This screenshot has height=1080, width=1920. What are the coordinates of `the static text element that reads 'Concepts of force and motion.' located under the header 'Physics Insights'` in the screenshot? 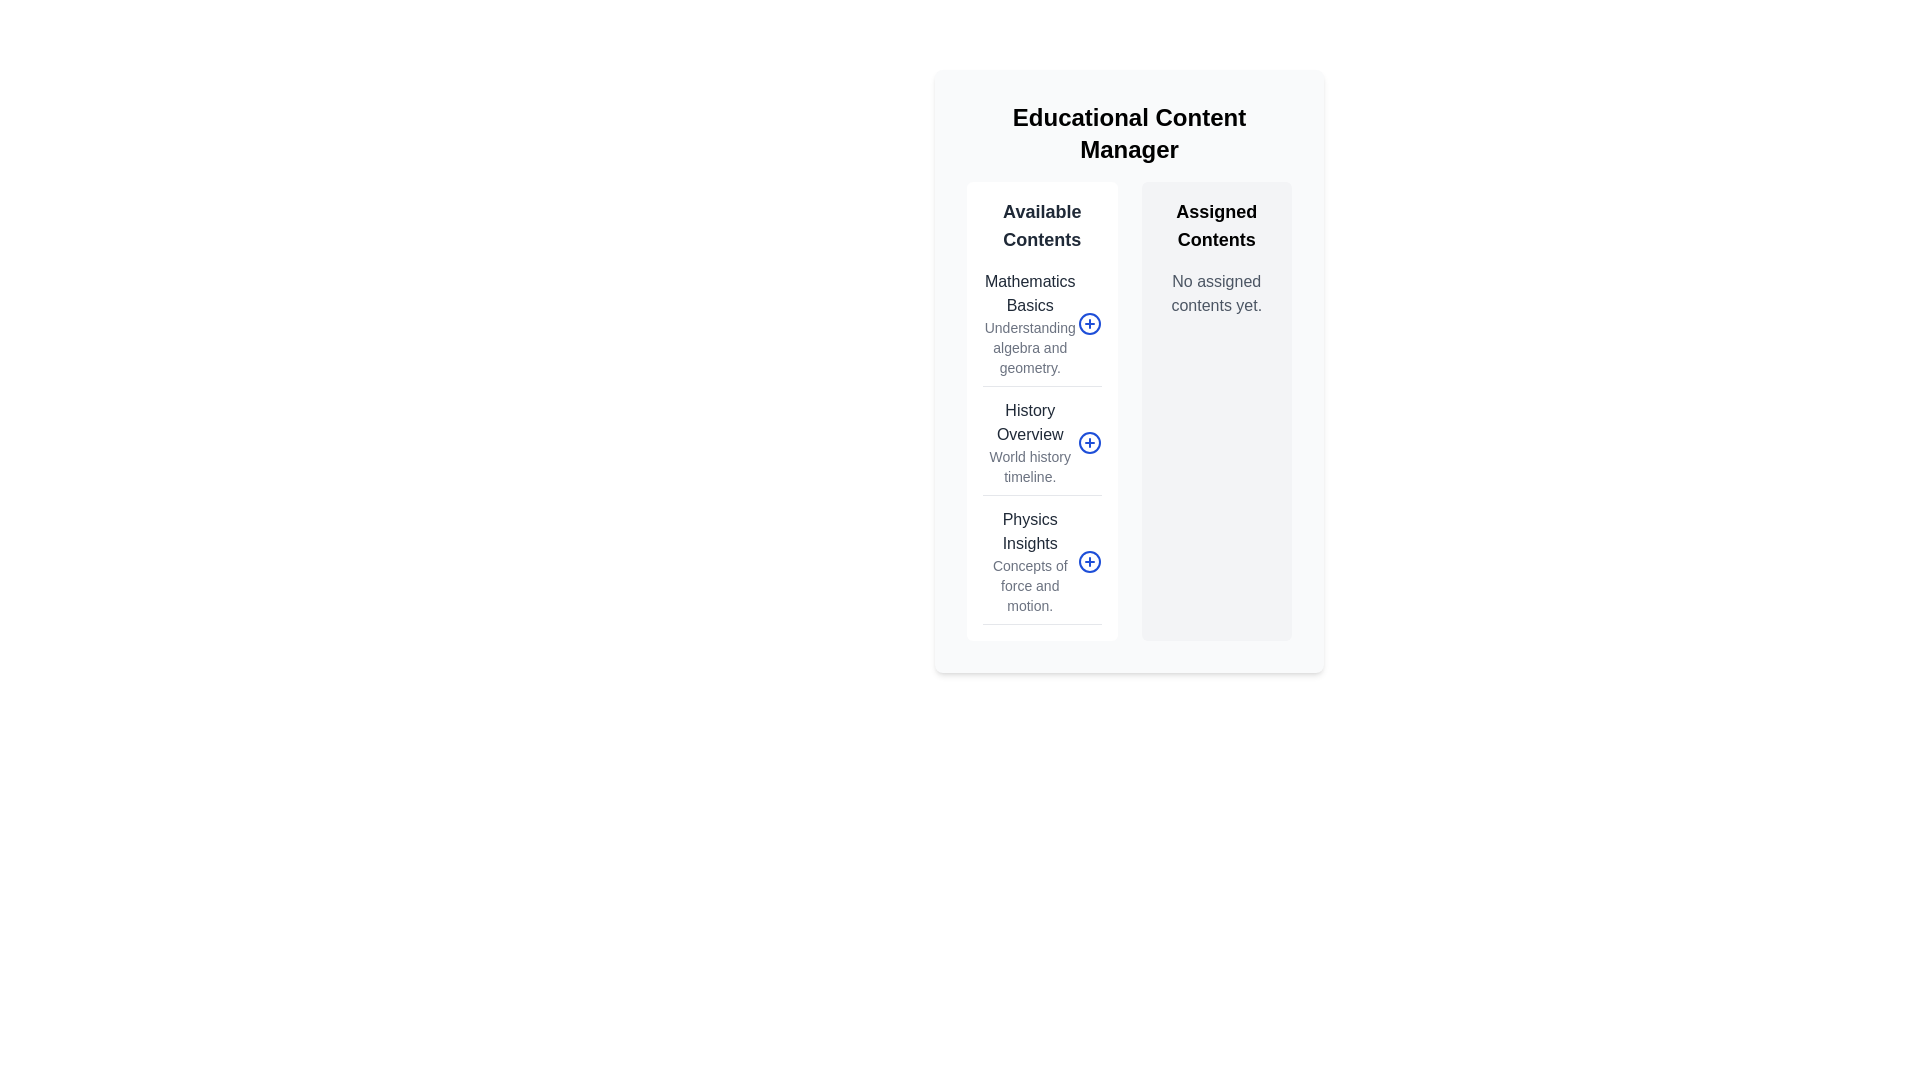 It's located at (1030, 585).